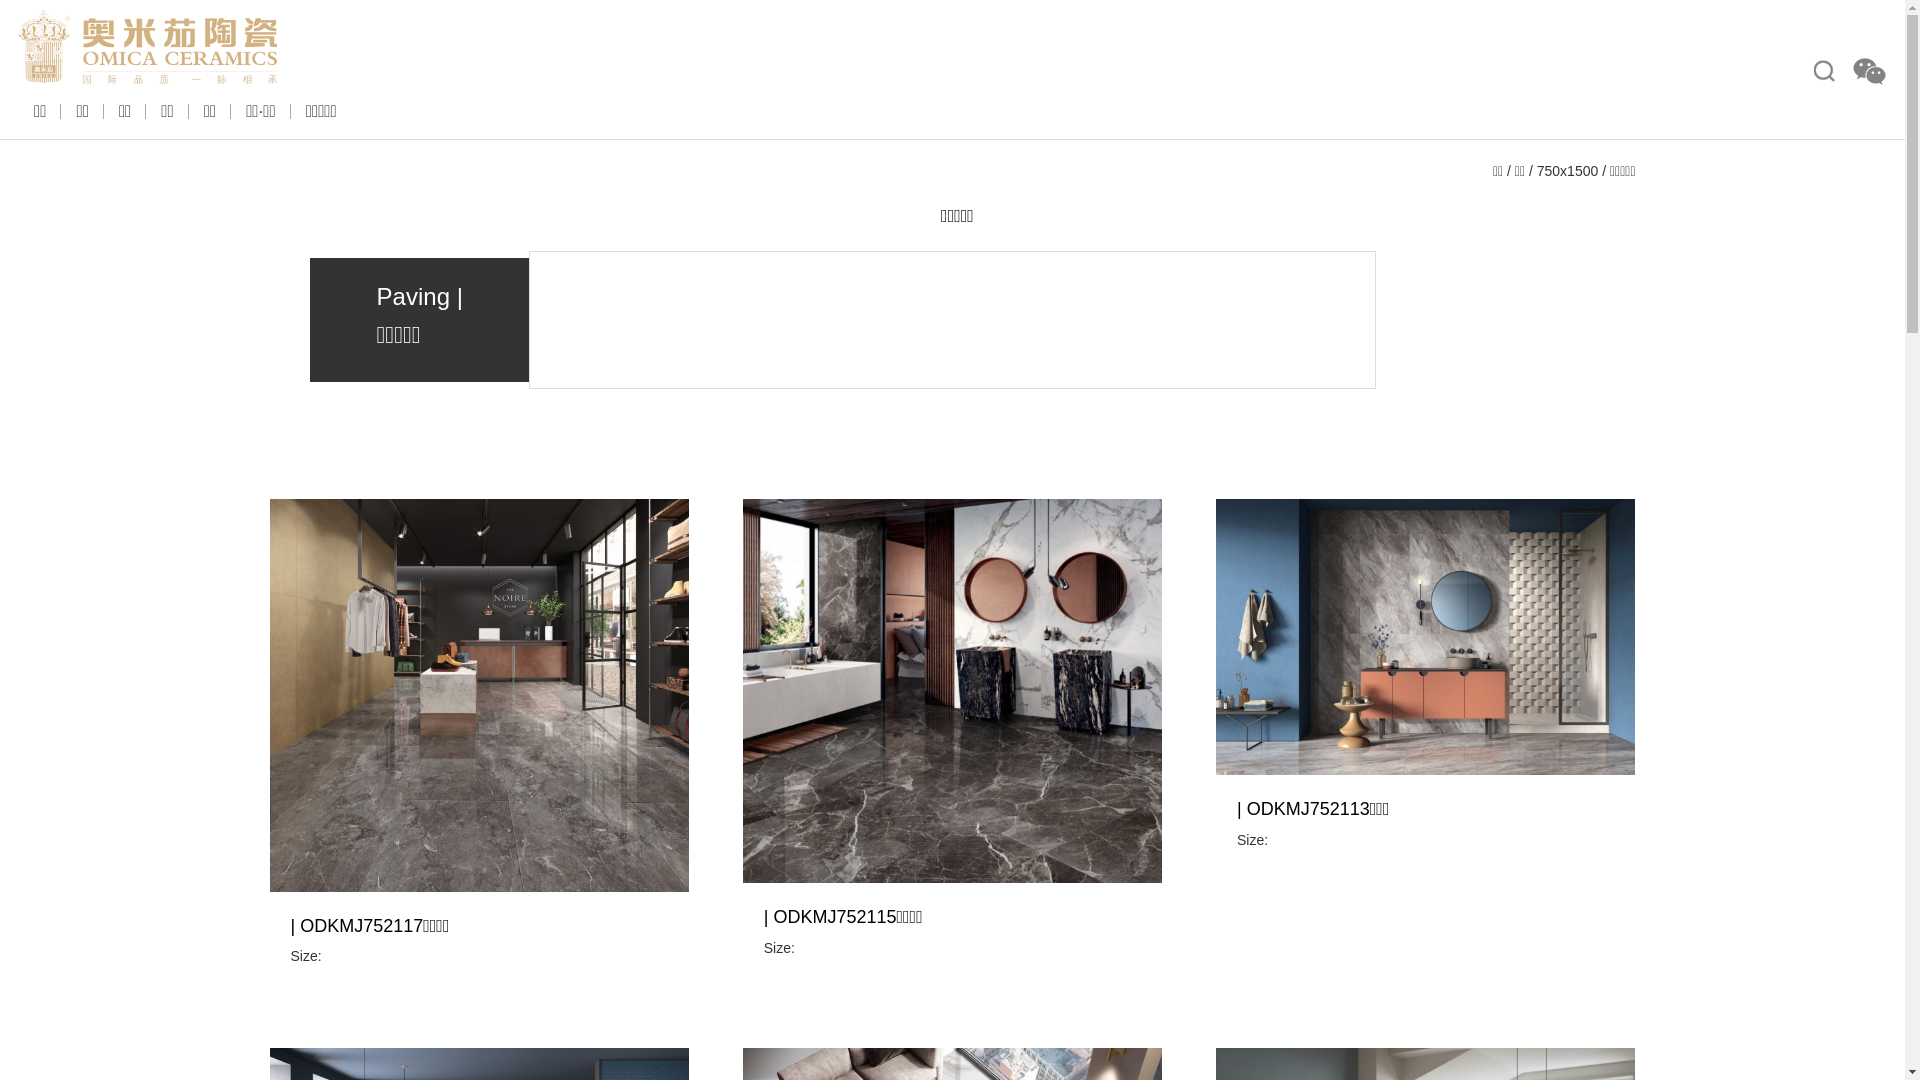 The width and height of the screenshot is (1920, 1080). Describe the element at coordinates (1535, 169) in the screenshot. I see `'750x1500'` at that location.